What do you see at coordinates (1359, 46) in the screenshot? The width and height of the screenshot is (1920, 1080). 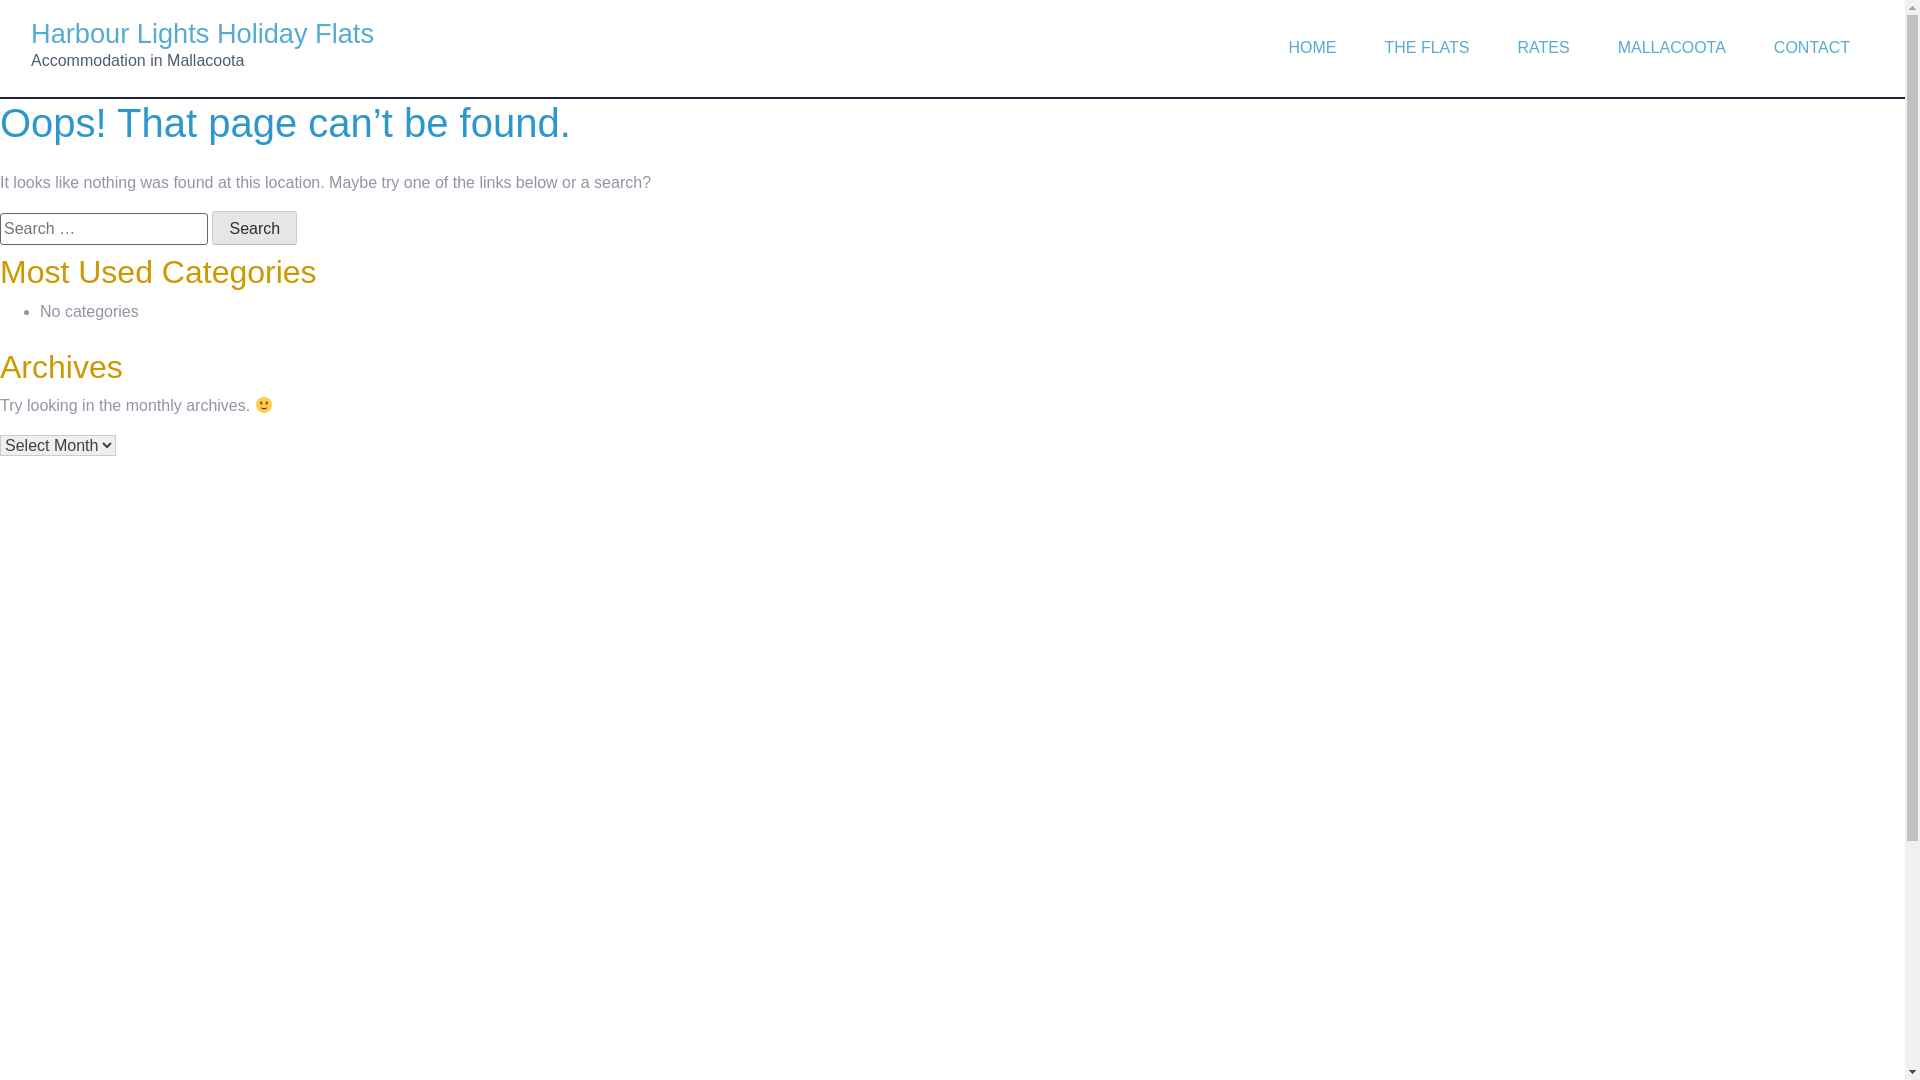 I see `'THE FLATS'` at bounding box center [1359, 46].